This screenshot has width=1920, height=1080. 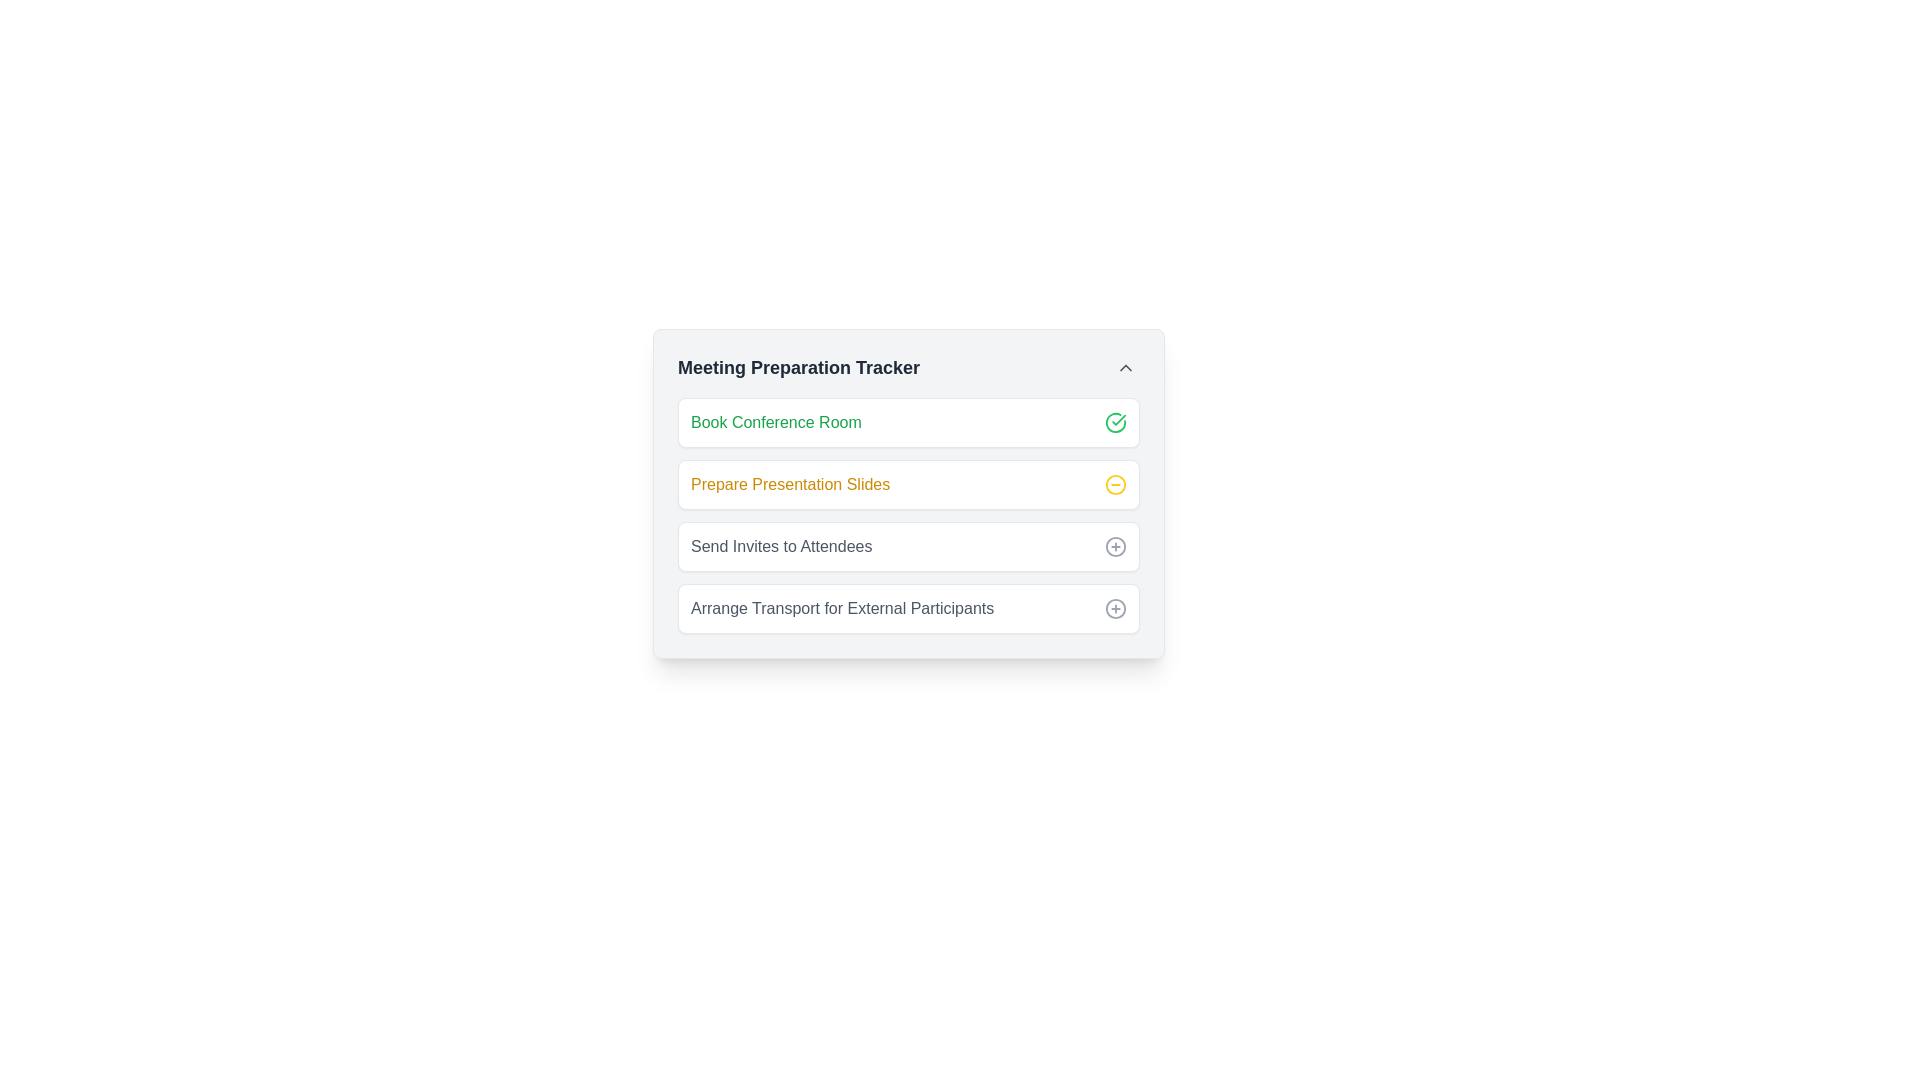 What do you see at coordinates (907, 608) in the screenshot?
I see `the task card for arranging transport for external participants, which is the fourth item in the 'Meeting Preparation Tracker' list` at bounding box center [907, 608].